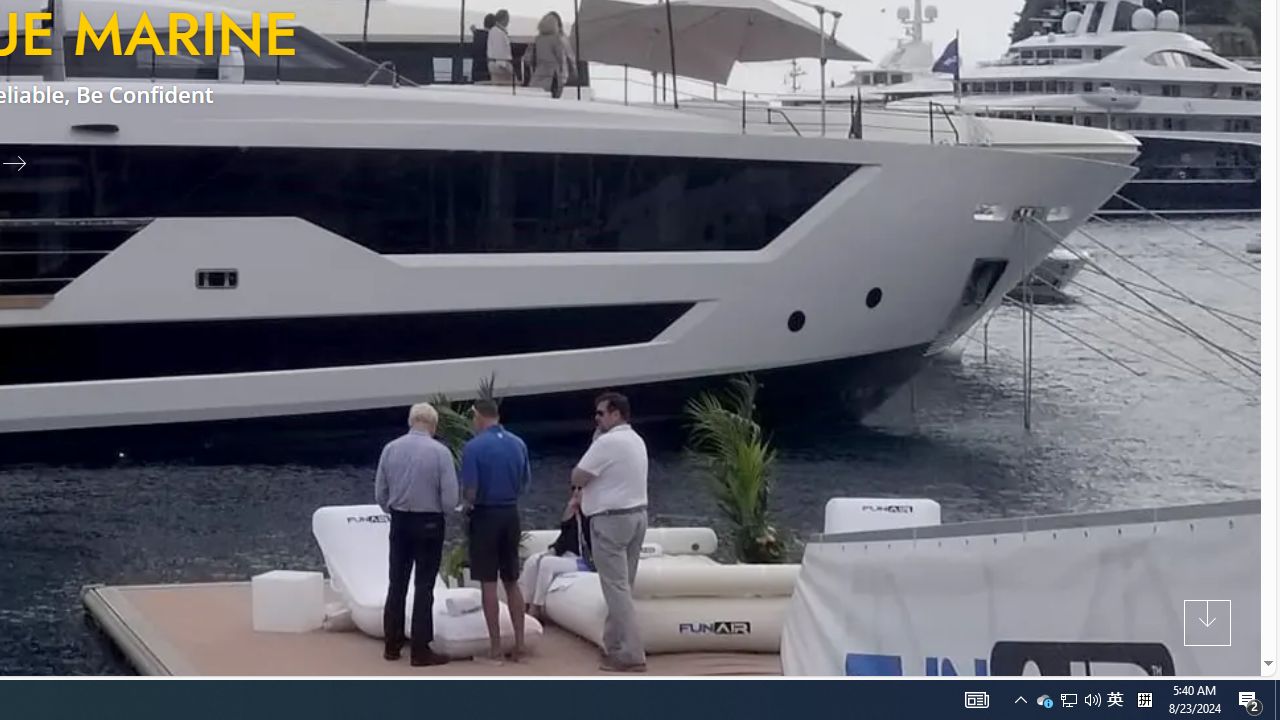  What do you see at coordinates (22, 161) in the screenshot?
I see `'Next Slide'` at bounding box center [22, 161].